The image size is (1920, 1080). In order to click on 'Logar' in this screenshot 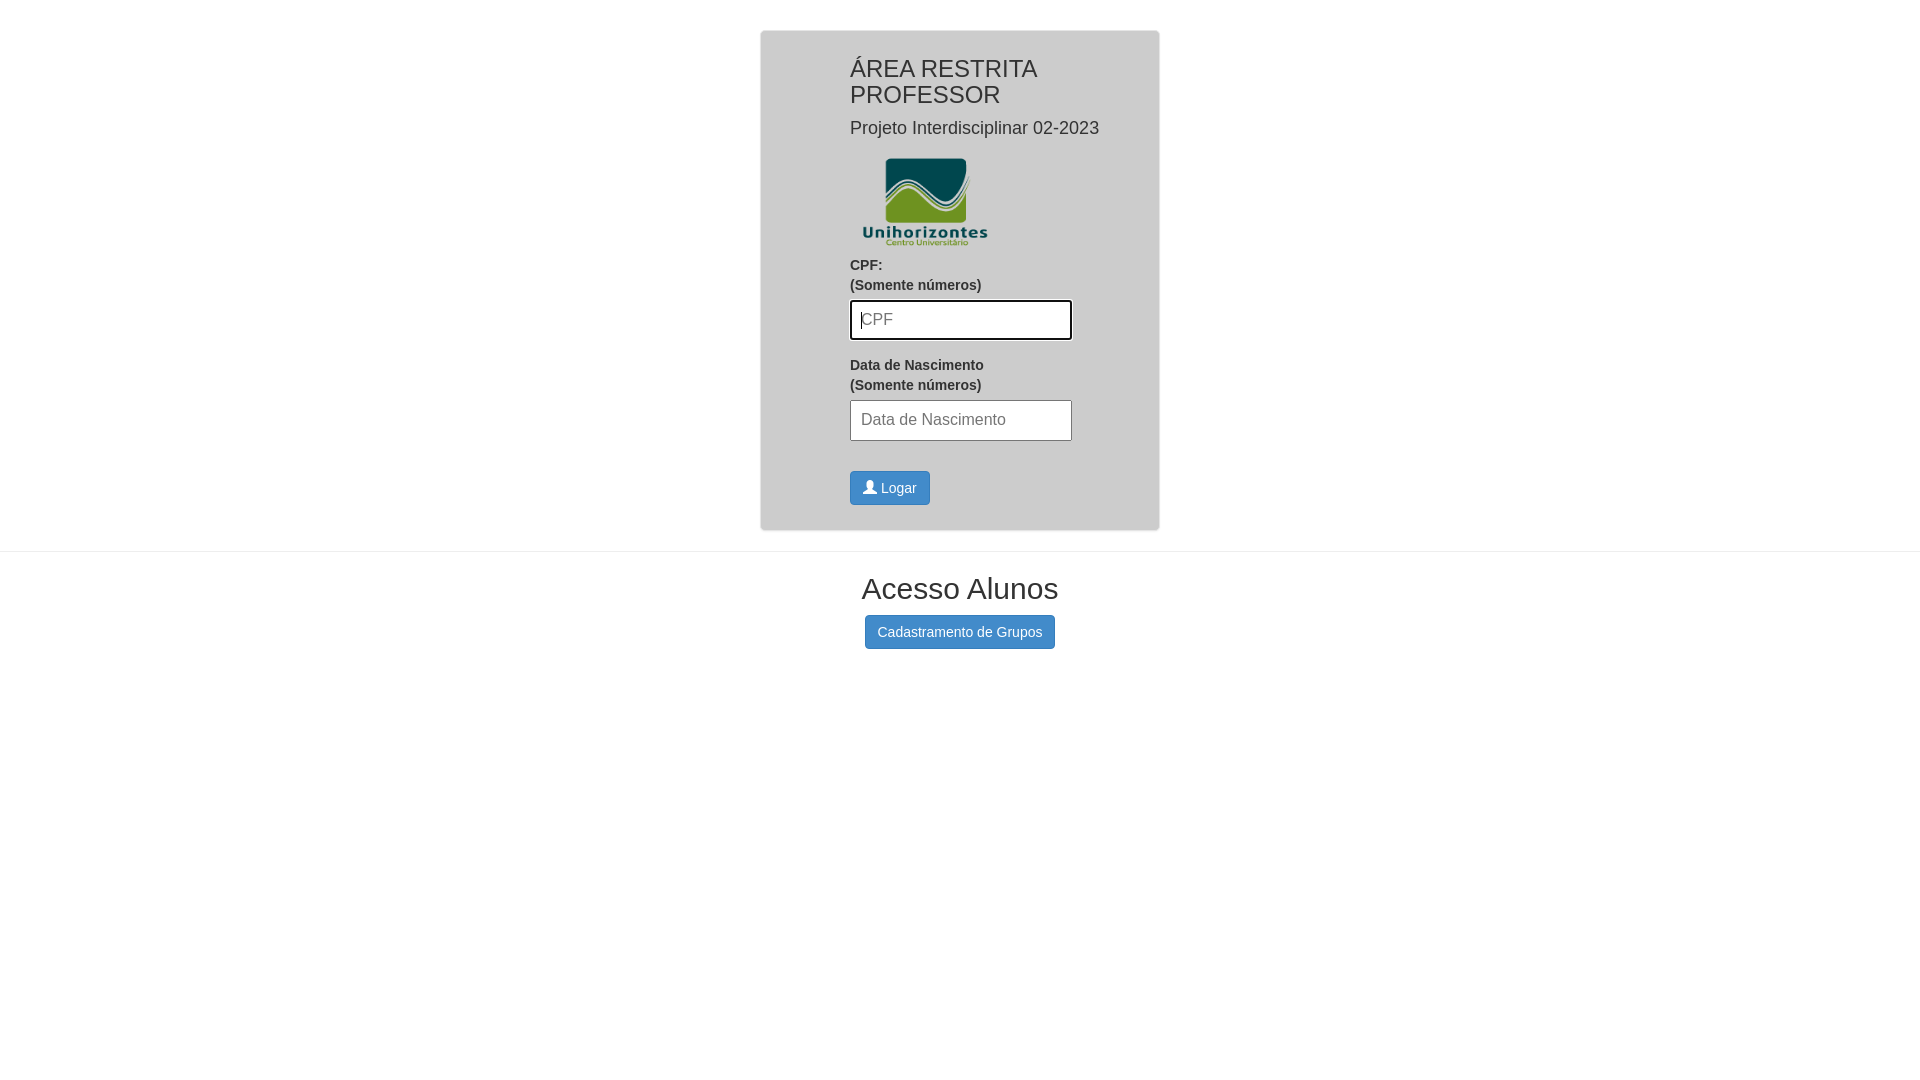, I will do `click(888, 488)`.